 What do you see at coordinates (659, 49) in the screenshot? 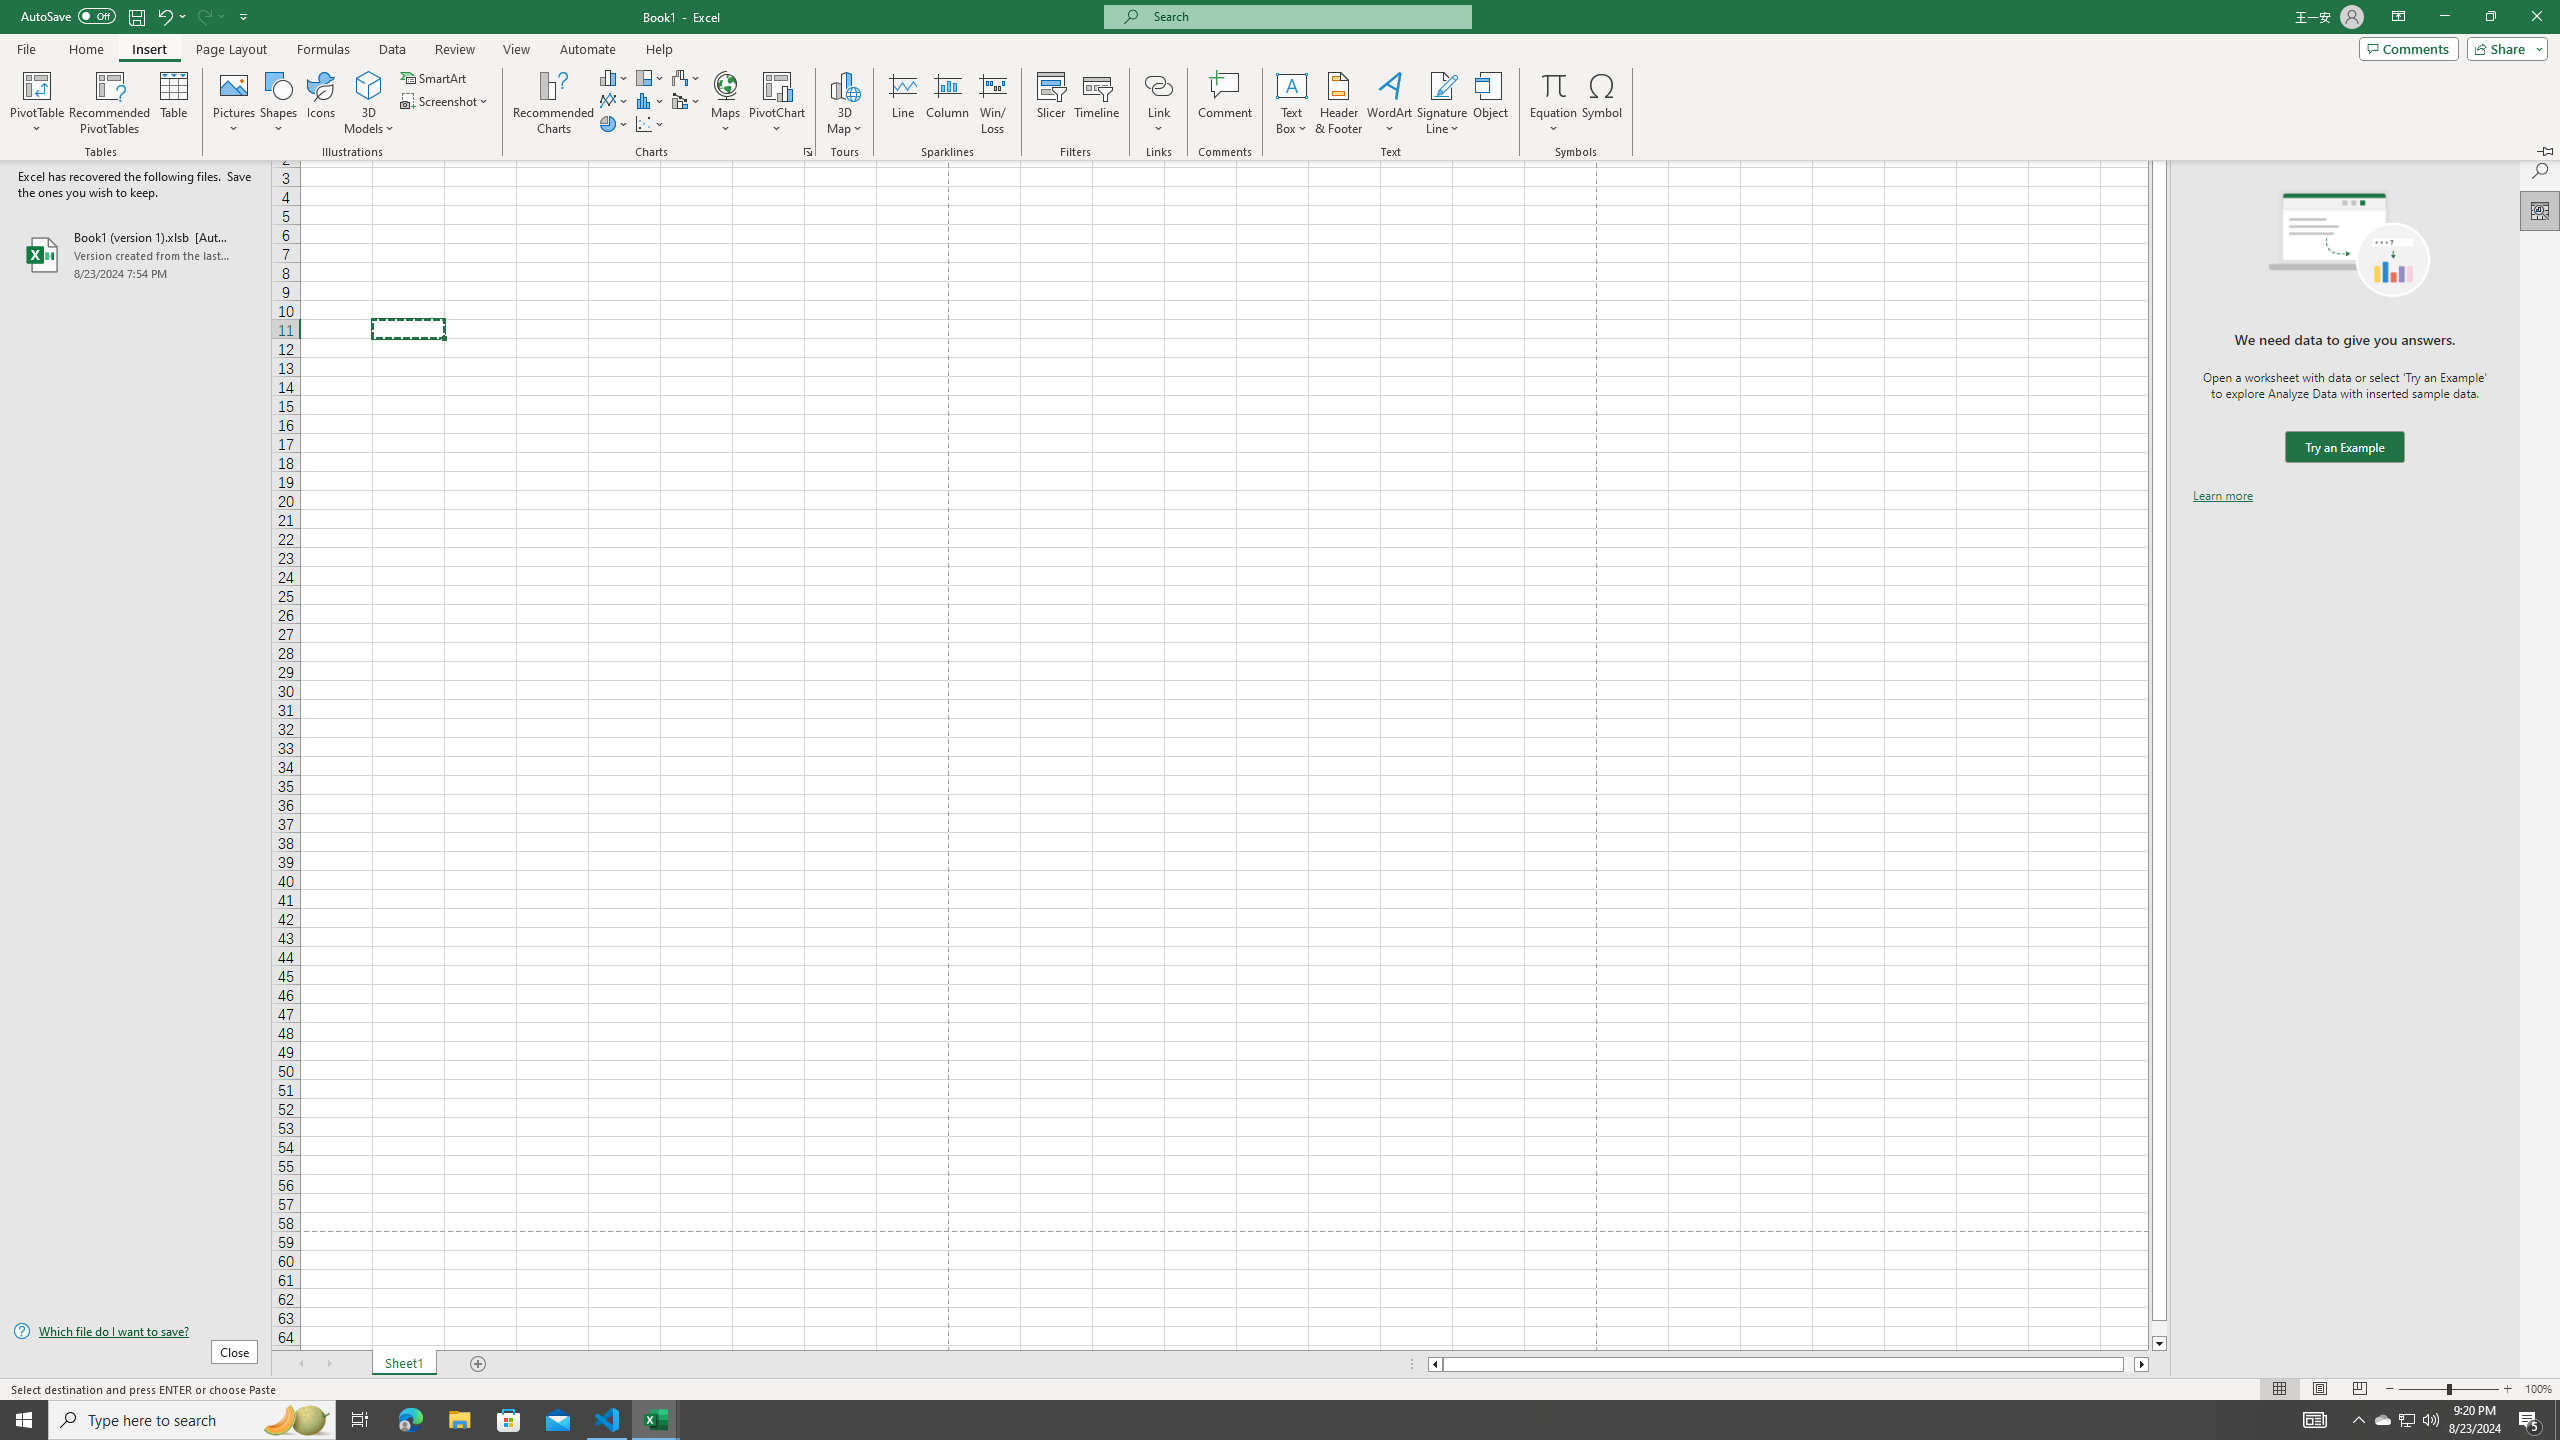
I see `'Help'` at bounding box center [659, 49].